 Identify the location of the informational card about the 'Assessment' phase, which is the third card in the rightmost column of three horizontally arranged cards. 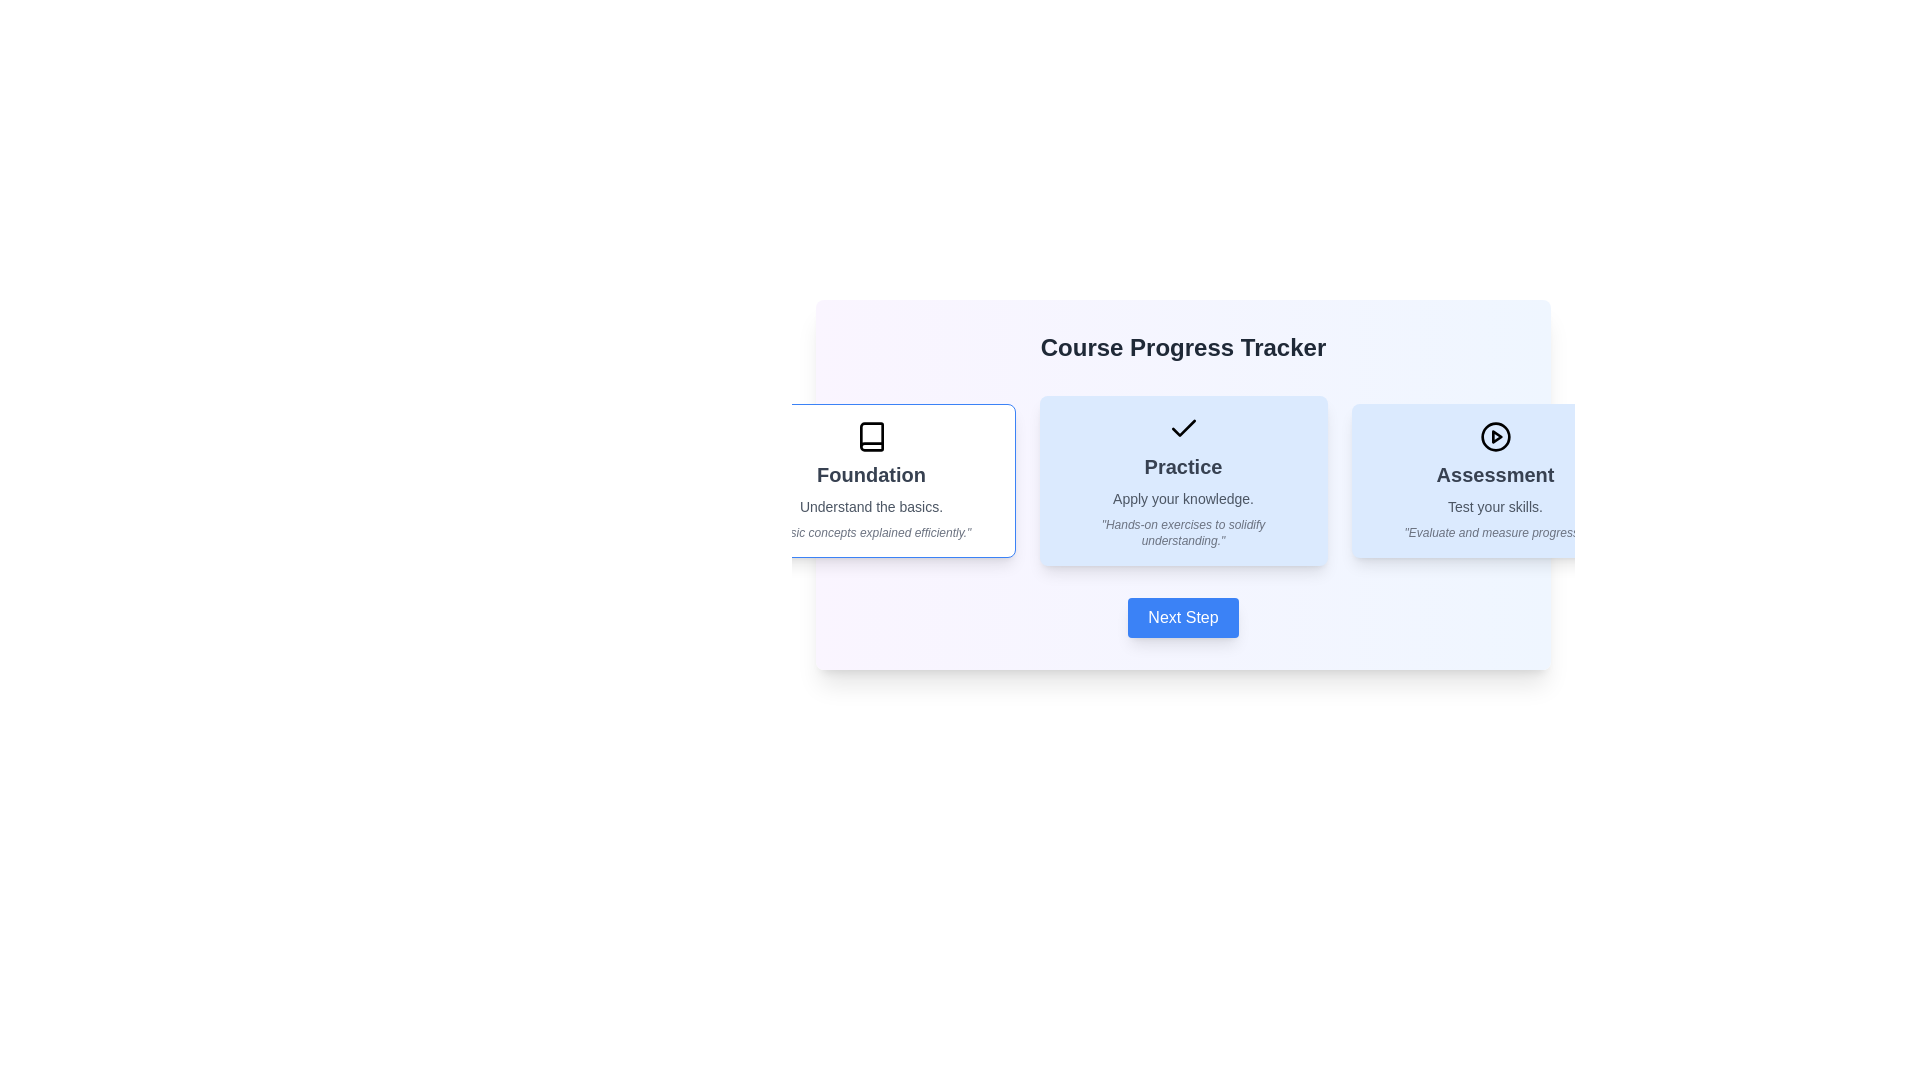
(1495, 481).